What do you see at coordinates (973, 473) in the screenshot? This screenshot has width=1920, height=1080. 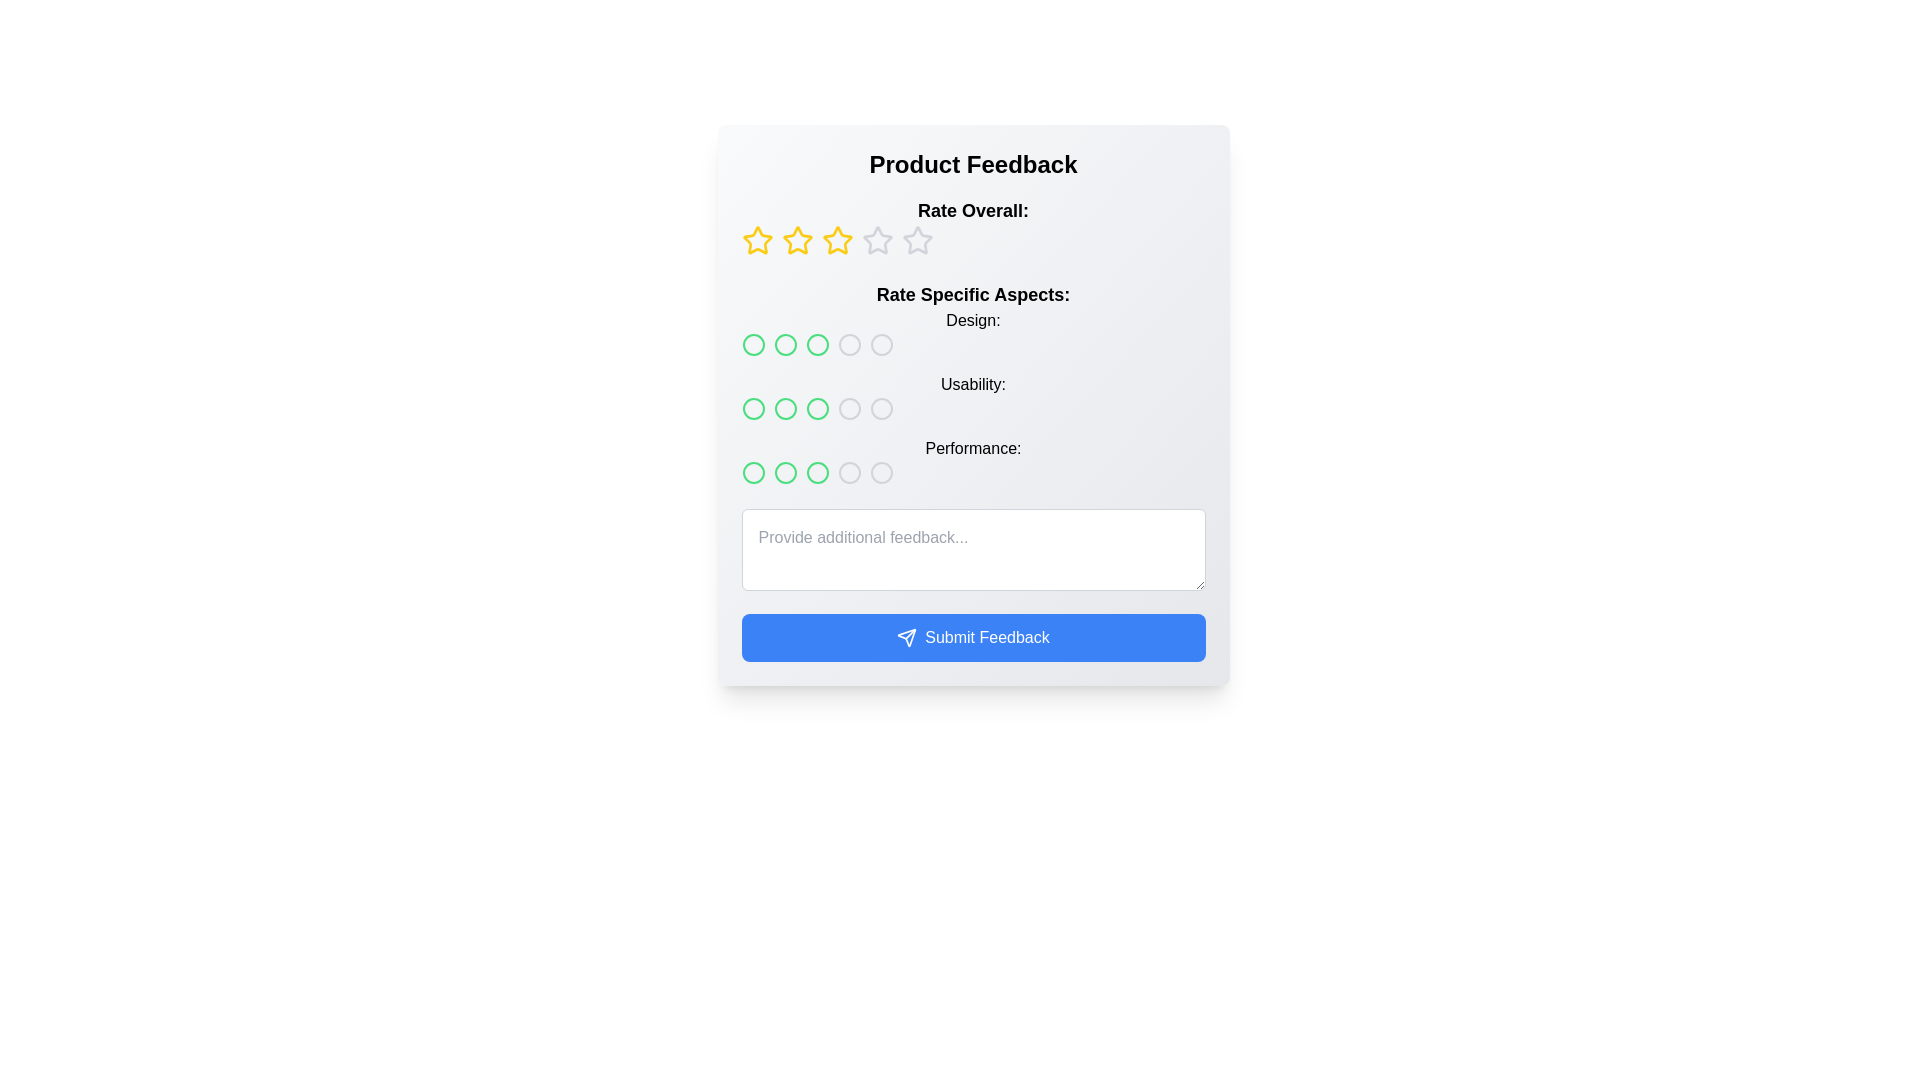 I see `across the row of selectable circular indicators in the 'Performance' rating scale` at bounding box center [973, 473].